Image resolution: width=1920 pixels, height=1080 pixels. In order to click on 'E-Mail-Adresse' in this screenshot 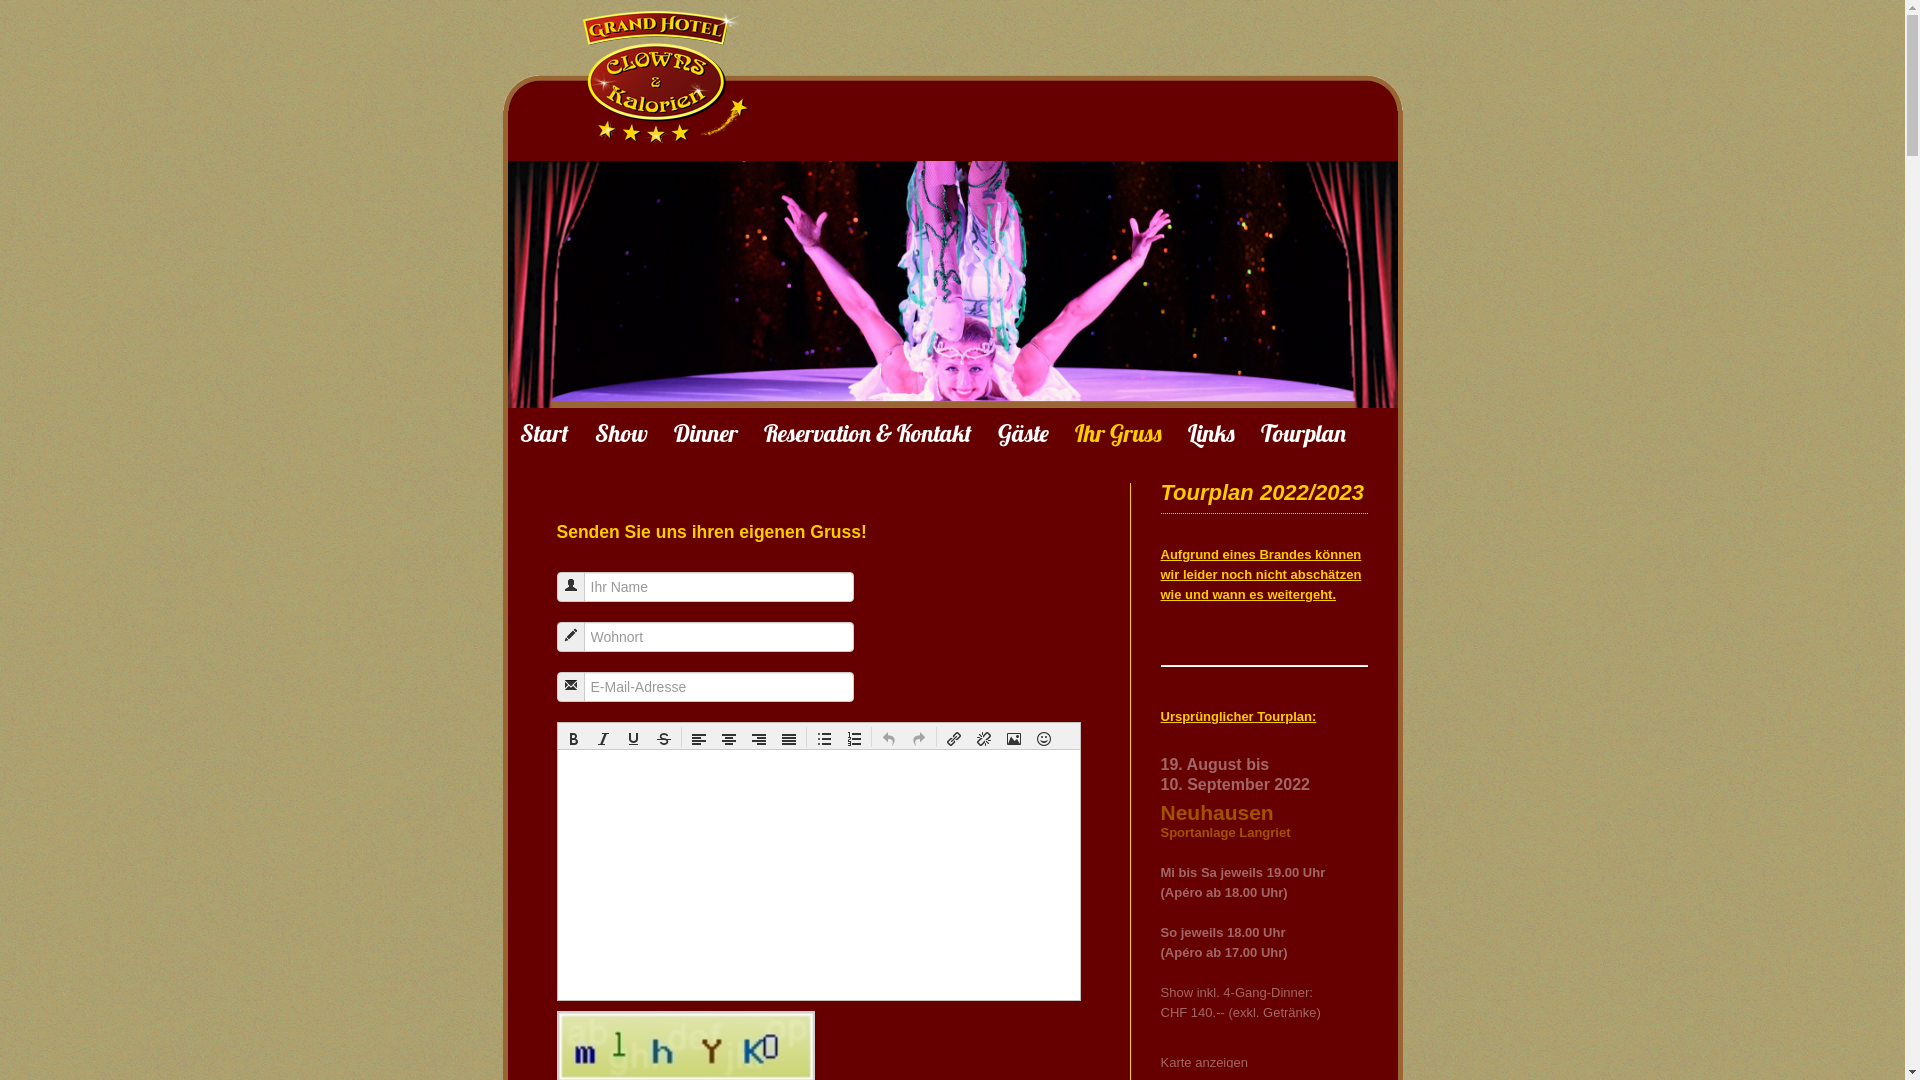, I will do `click(570, 684)`.